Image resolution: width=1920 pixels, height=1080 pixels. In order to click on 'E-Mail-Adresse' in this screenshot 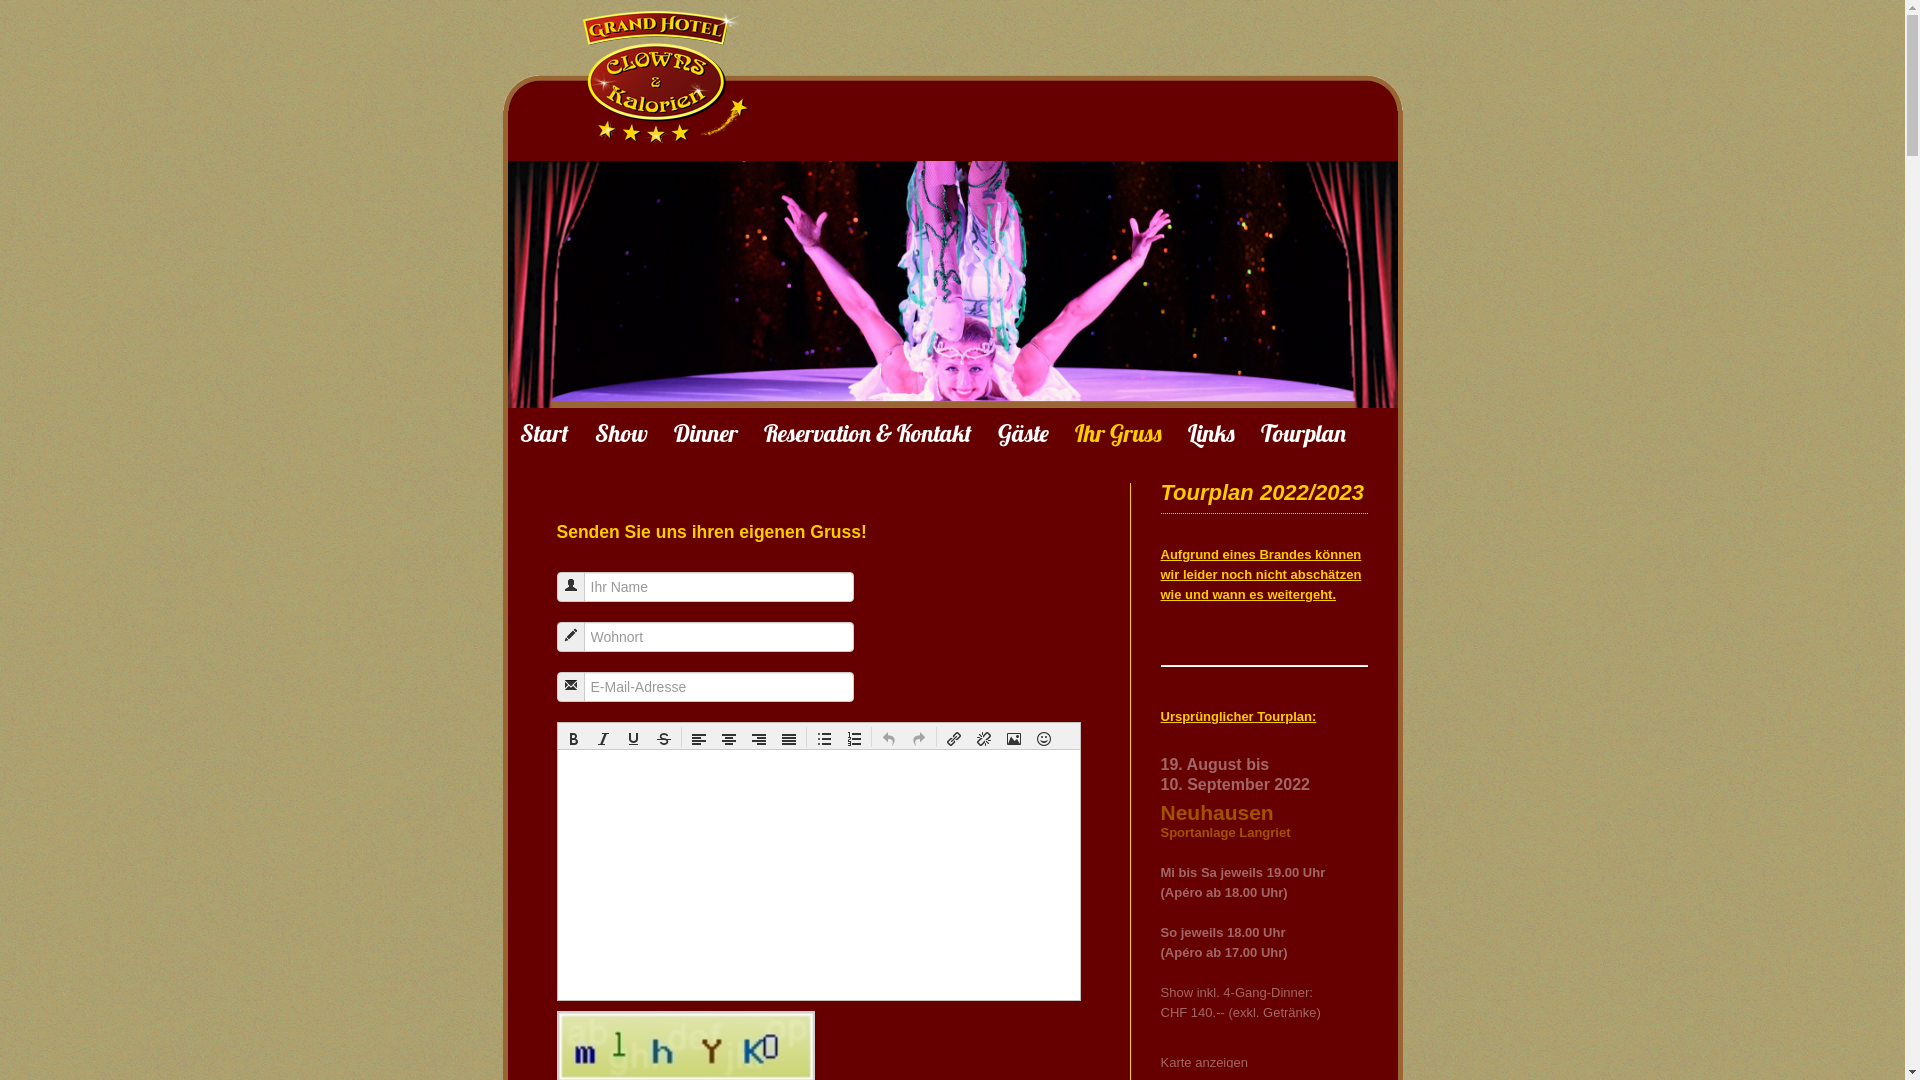, I will do `click(570, 684)`.